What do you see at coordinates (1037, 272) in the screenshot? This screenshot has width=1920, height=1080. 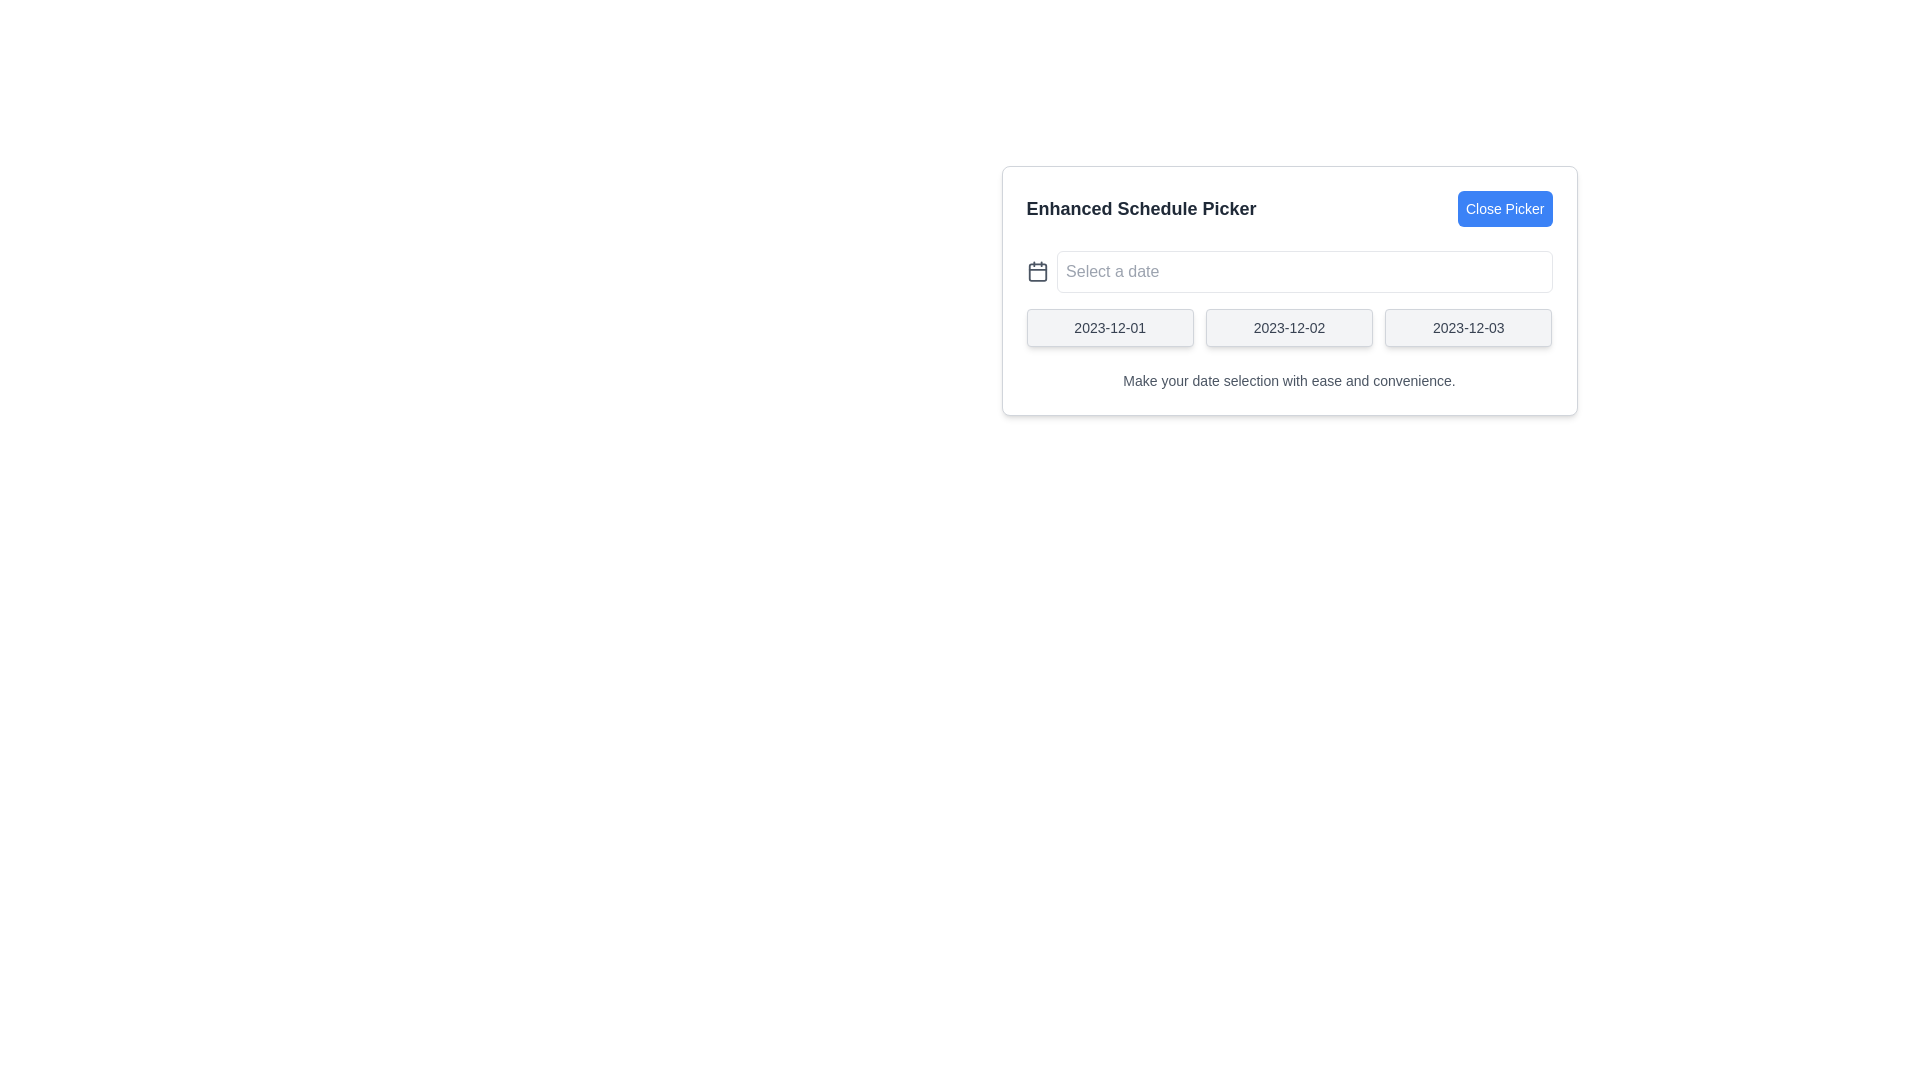 I see `the calendar icon, which is a rectangular shape with a white background and a gray border, located to the left of the date input field labeled 'Select a date' in the 'Enhanced Schedule Picker' modal` at bounding box center [1037, 272].